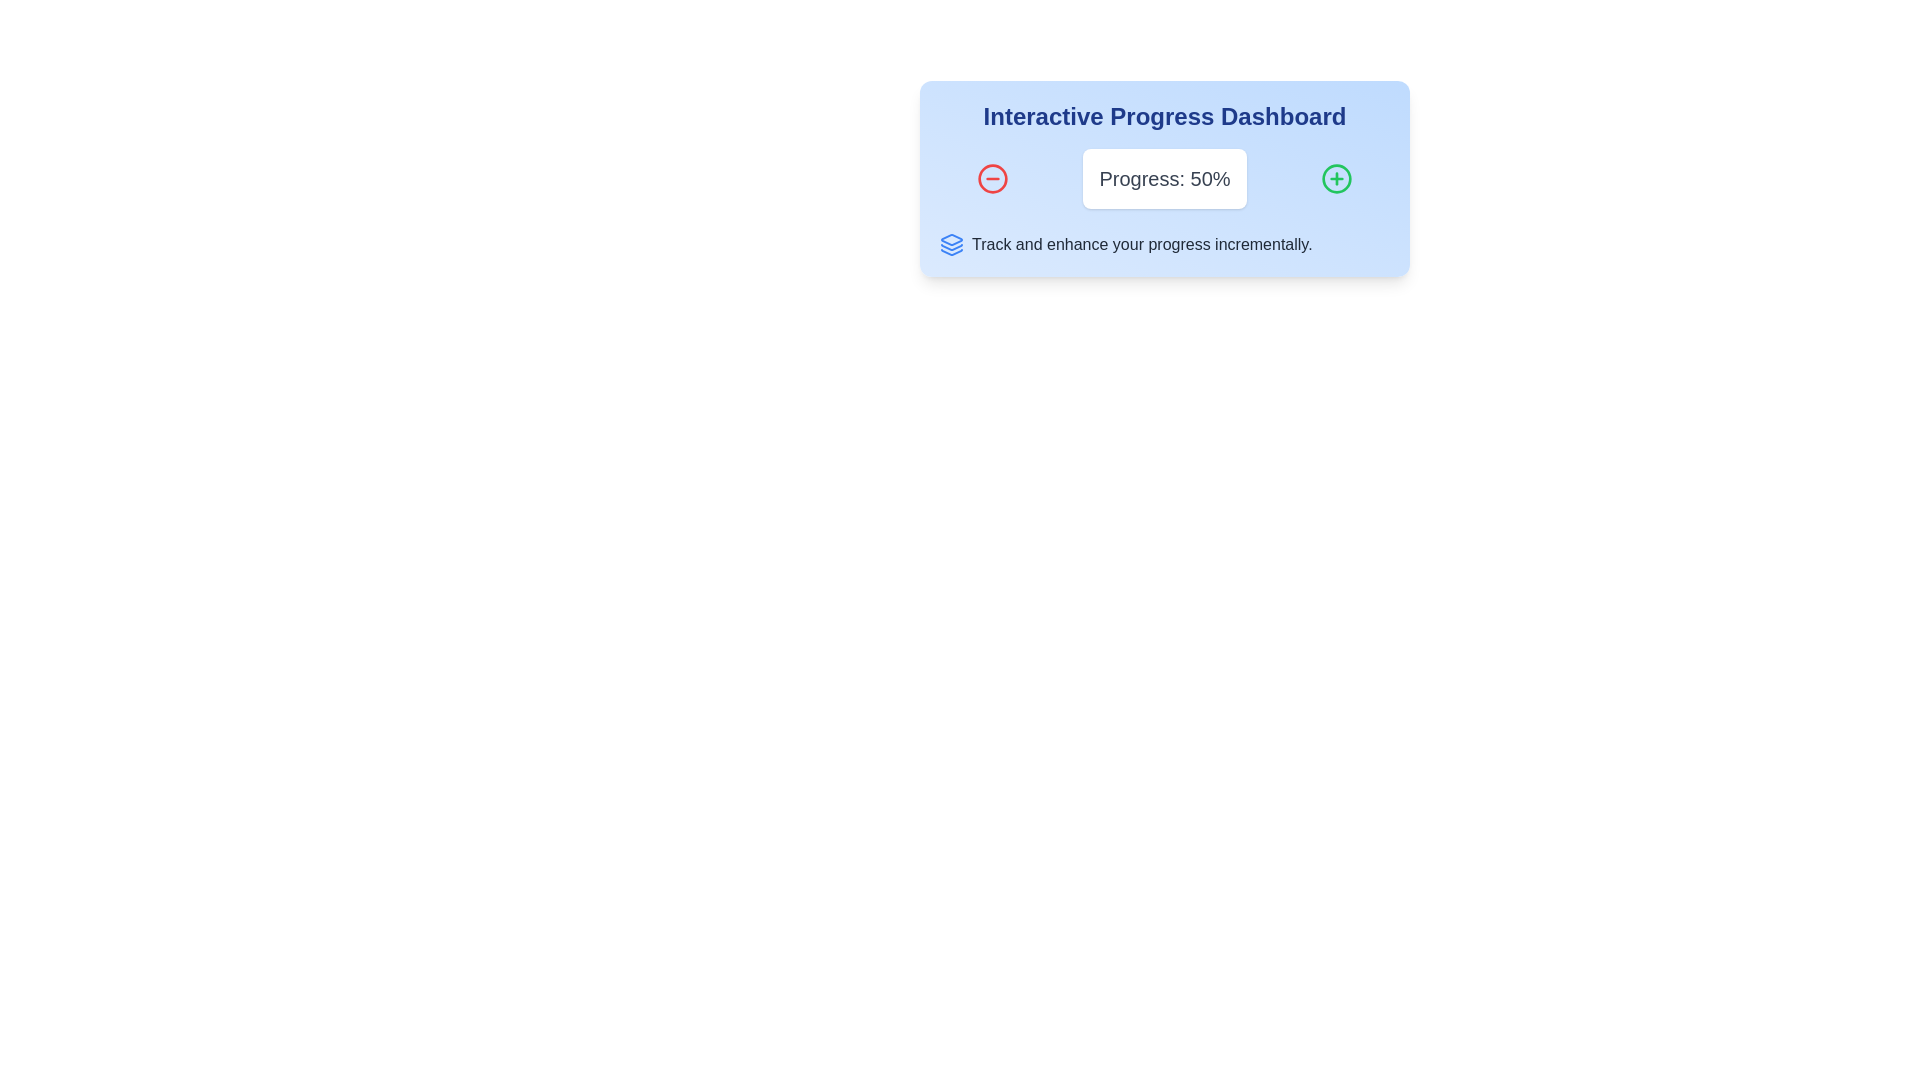 This screenshot has height=1080, width=1920. I want to click on the text label displaying 'Track and enhance your progress incrementally.' which is styled in medium gray and positioned next to a blue layers icon, so click(1142, 244).